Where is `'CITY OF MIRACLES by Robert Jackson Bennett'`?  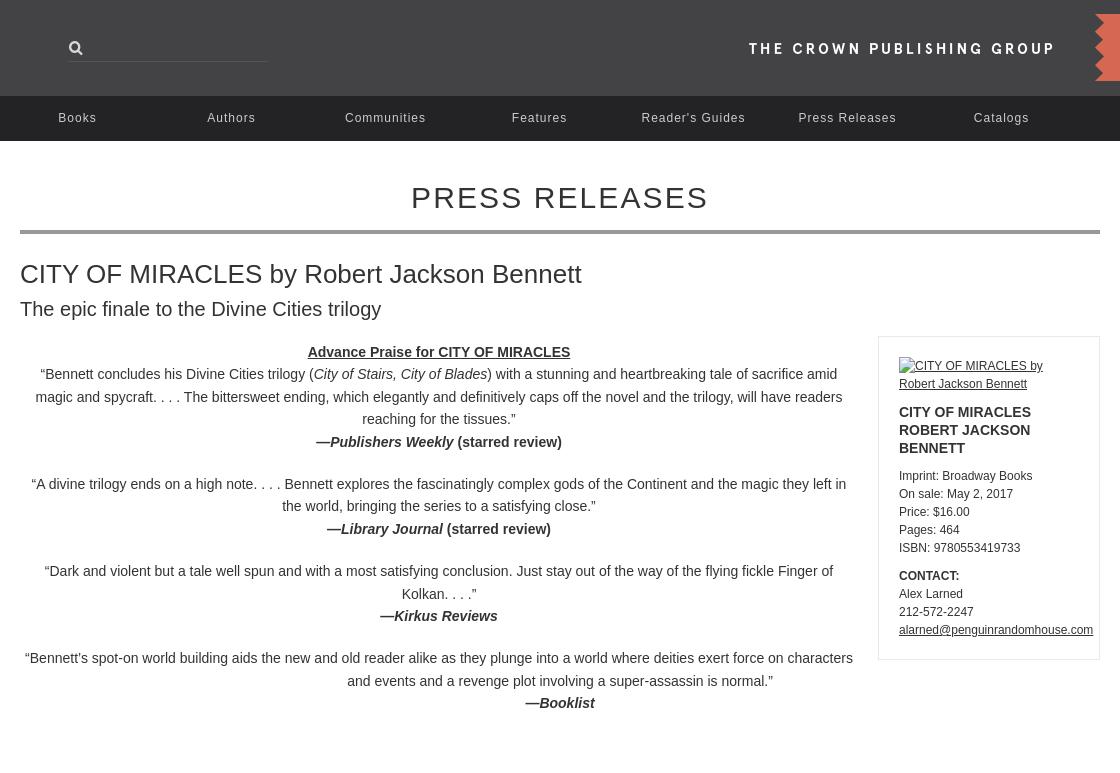
'CITY OF MIRACLES by Robert Jackson Bennett' is located at coordinates (300, 273).